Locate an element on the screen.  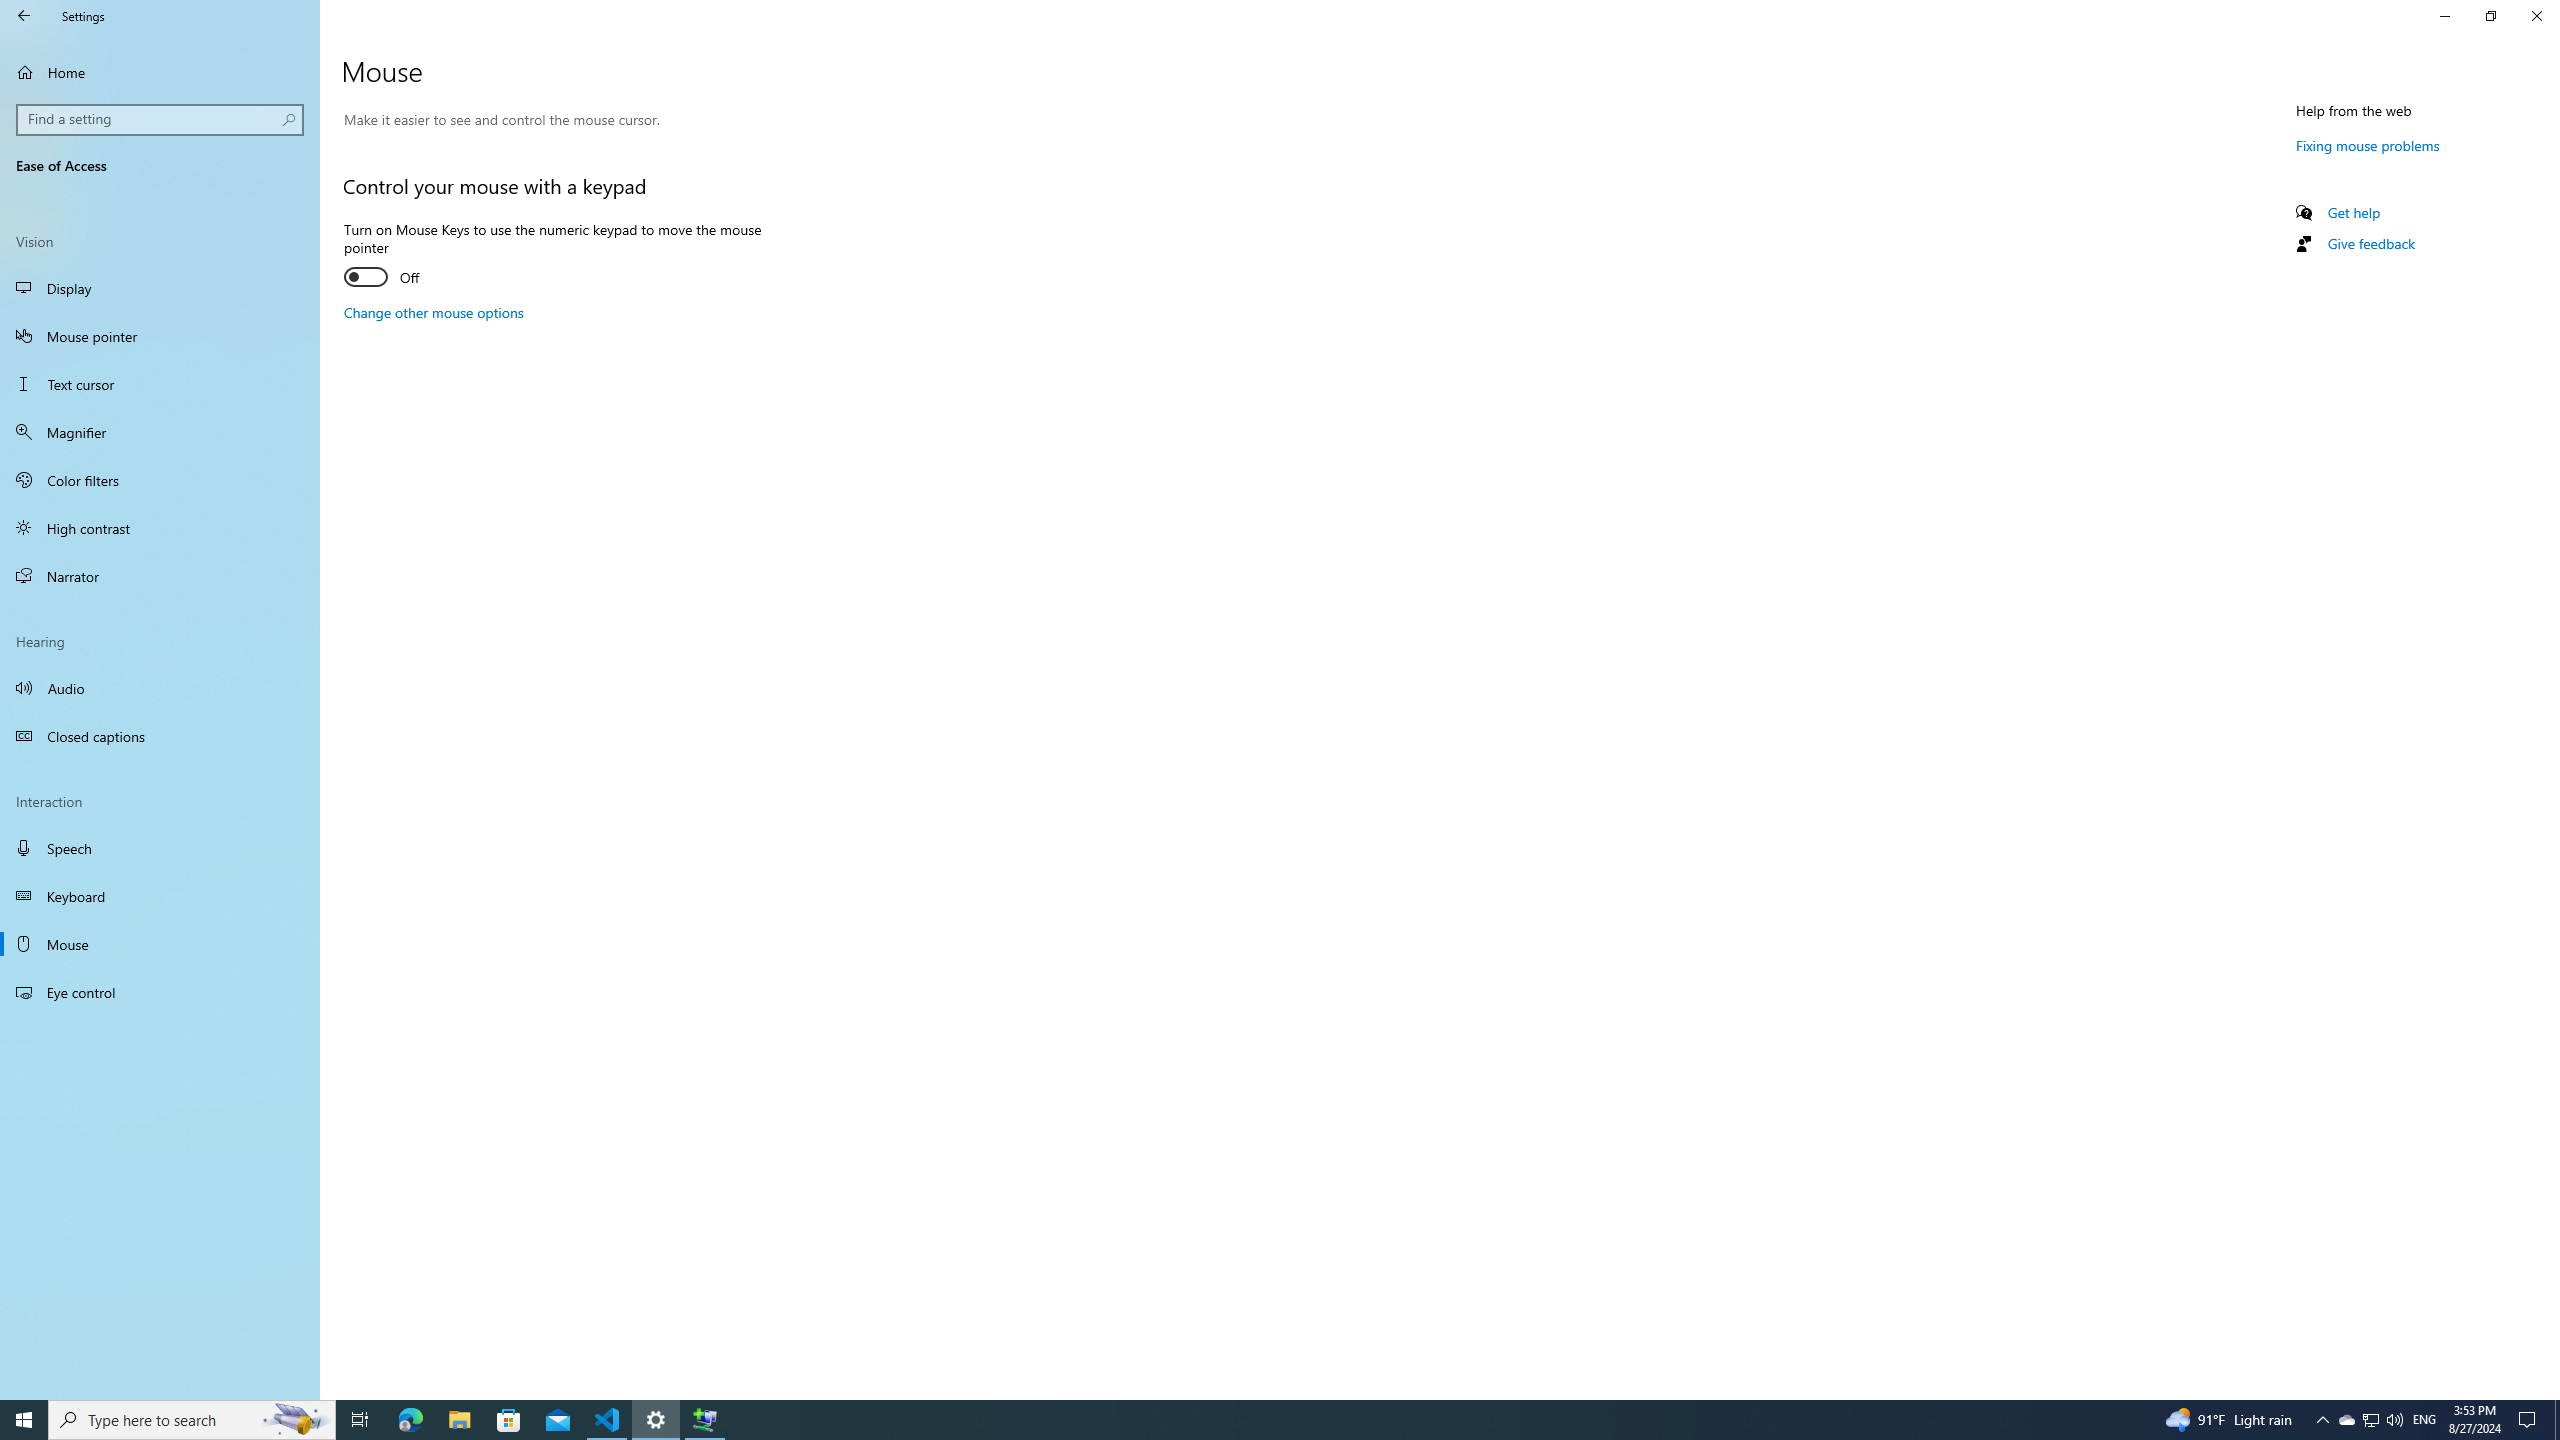
'Closed captions' is located at coordinates (159, 735).